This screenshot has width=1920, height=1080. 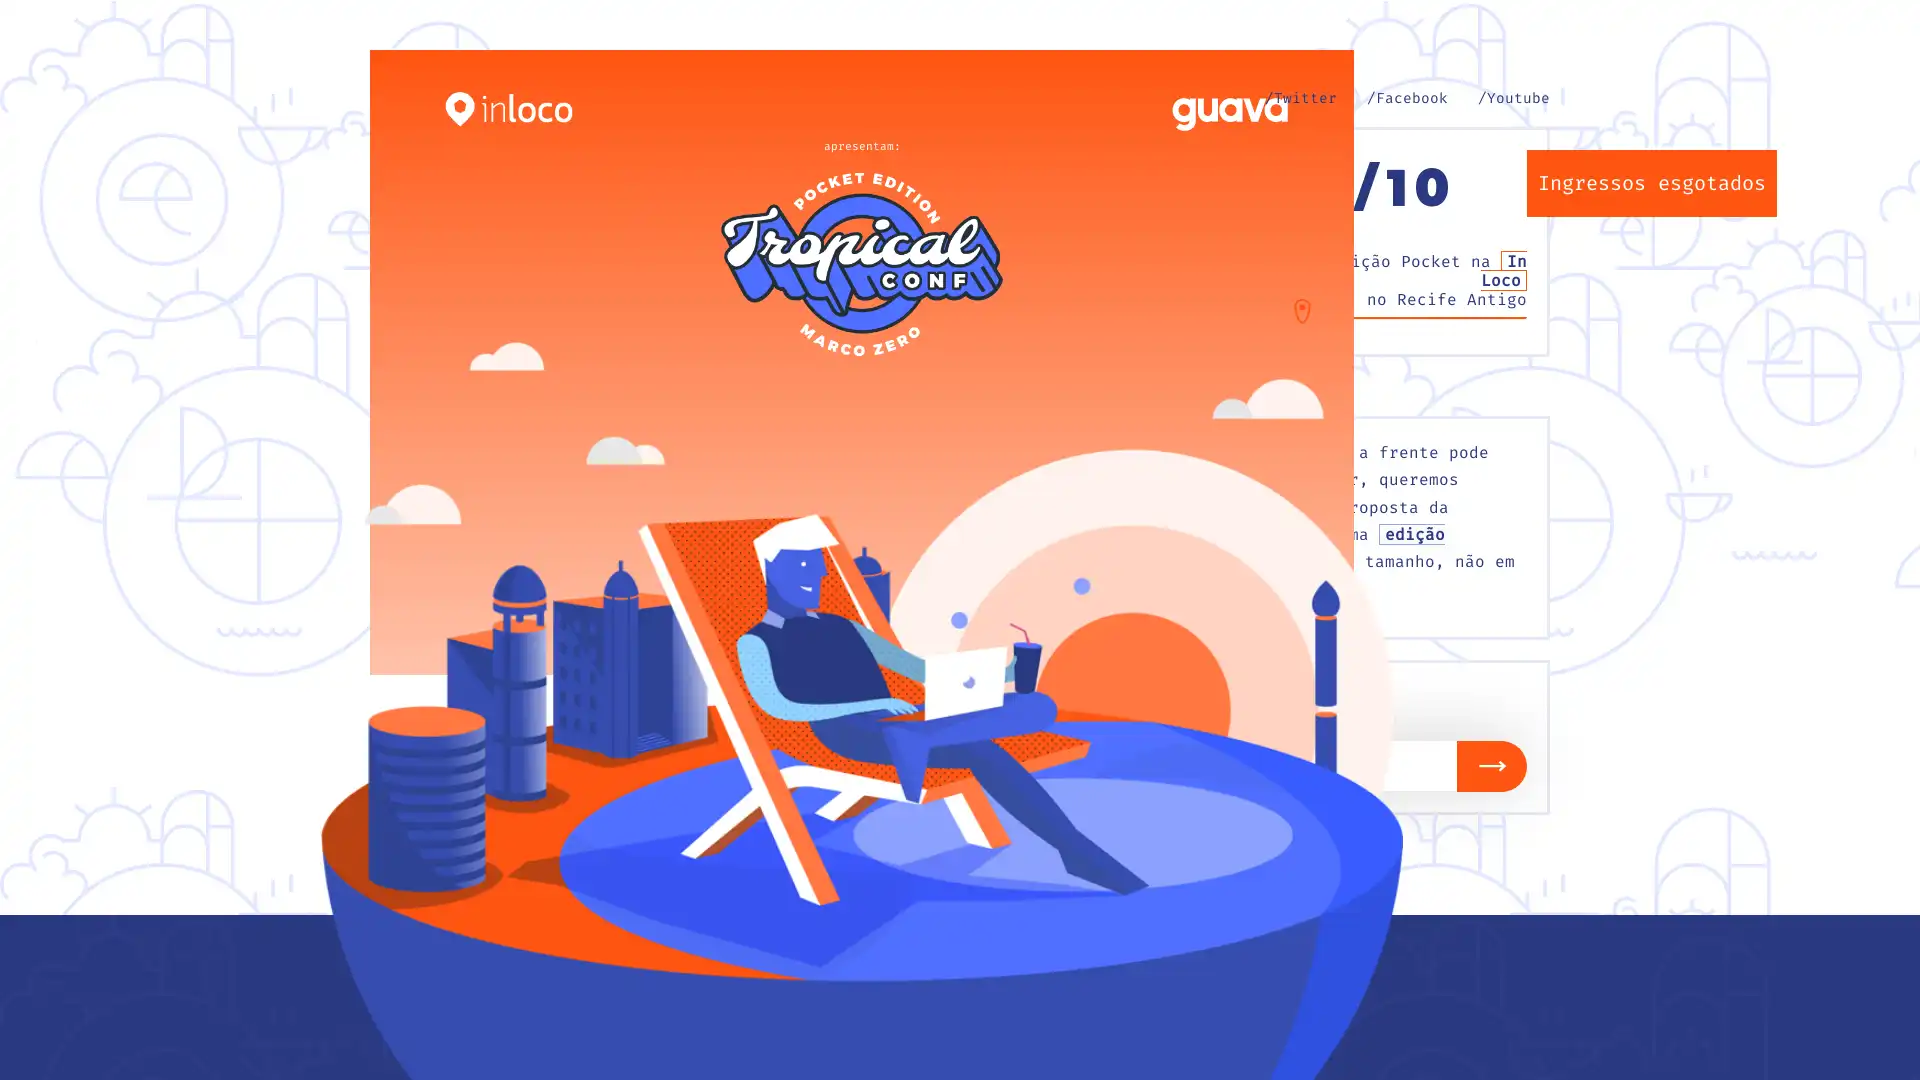 What do you see at coordinates (1492, 765) in the screenshot?
I see `Botao de enviar com icone de seta` at bounding box center [1492, 765].